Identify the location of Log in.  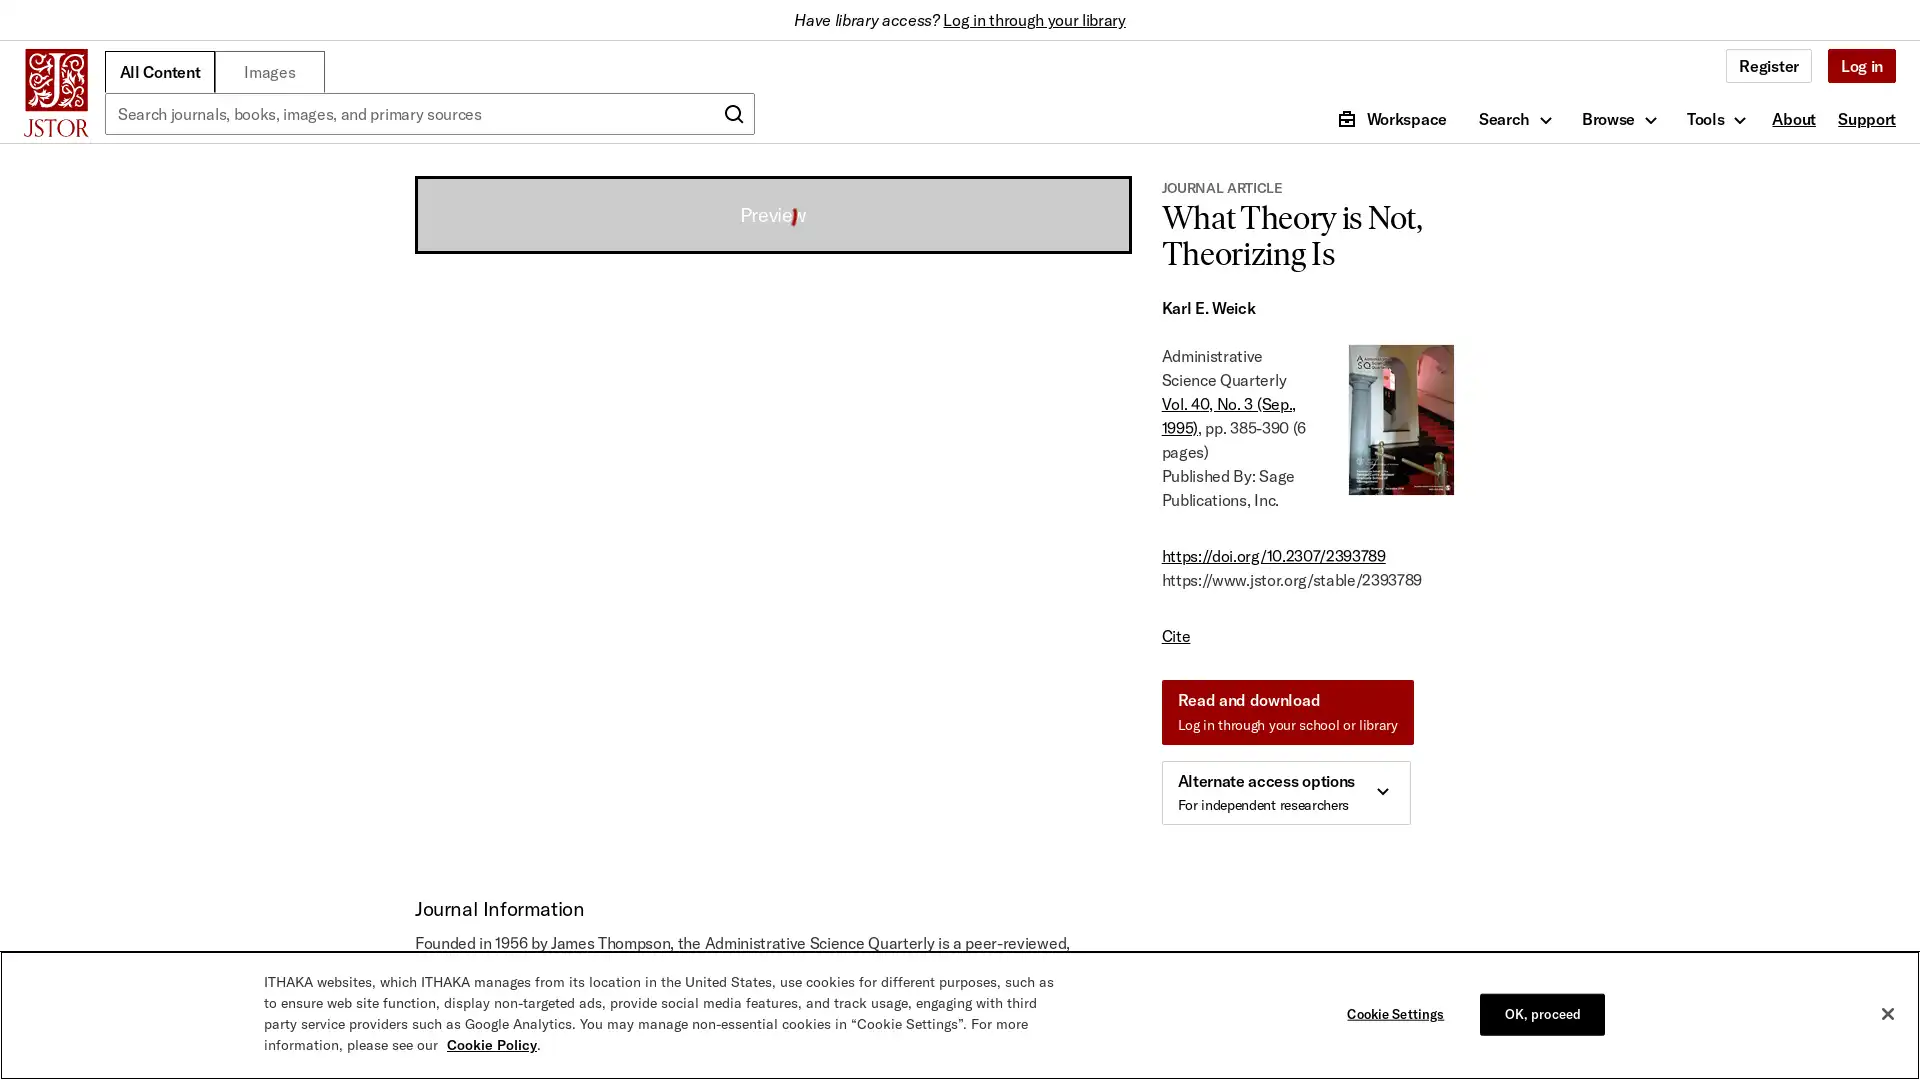
(1860, 64).